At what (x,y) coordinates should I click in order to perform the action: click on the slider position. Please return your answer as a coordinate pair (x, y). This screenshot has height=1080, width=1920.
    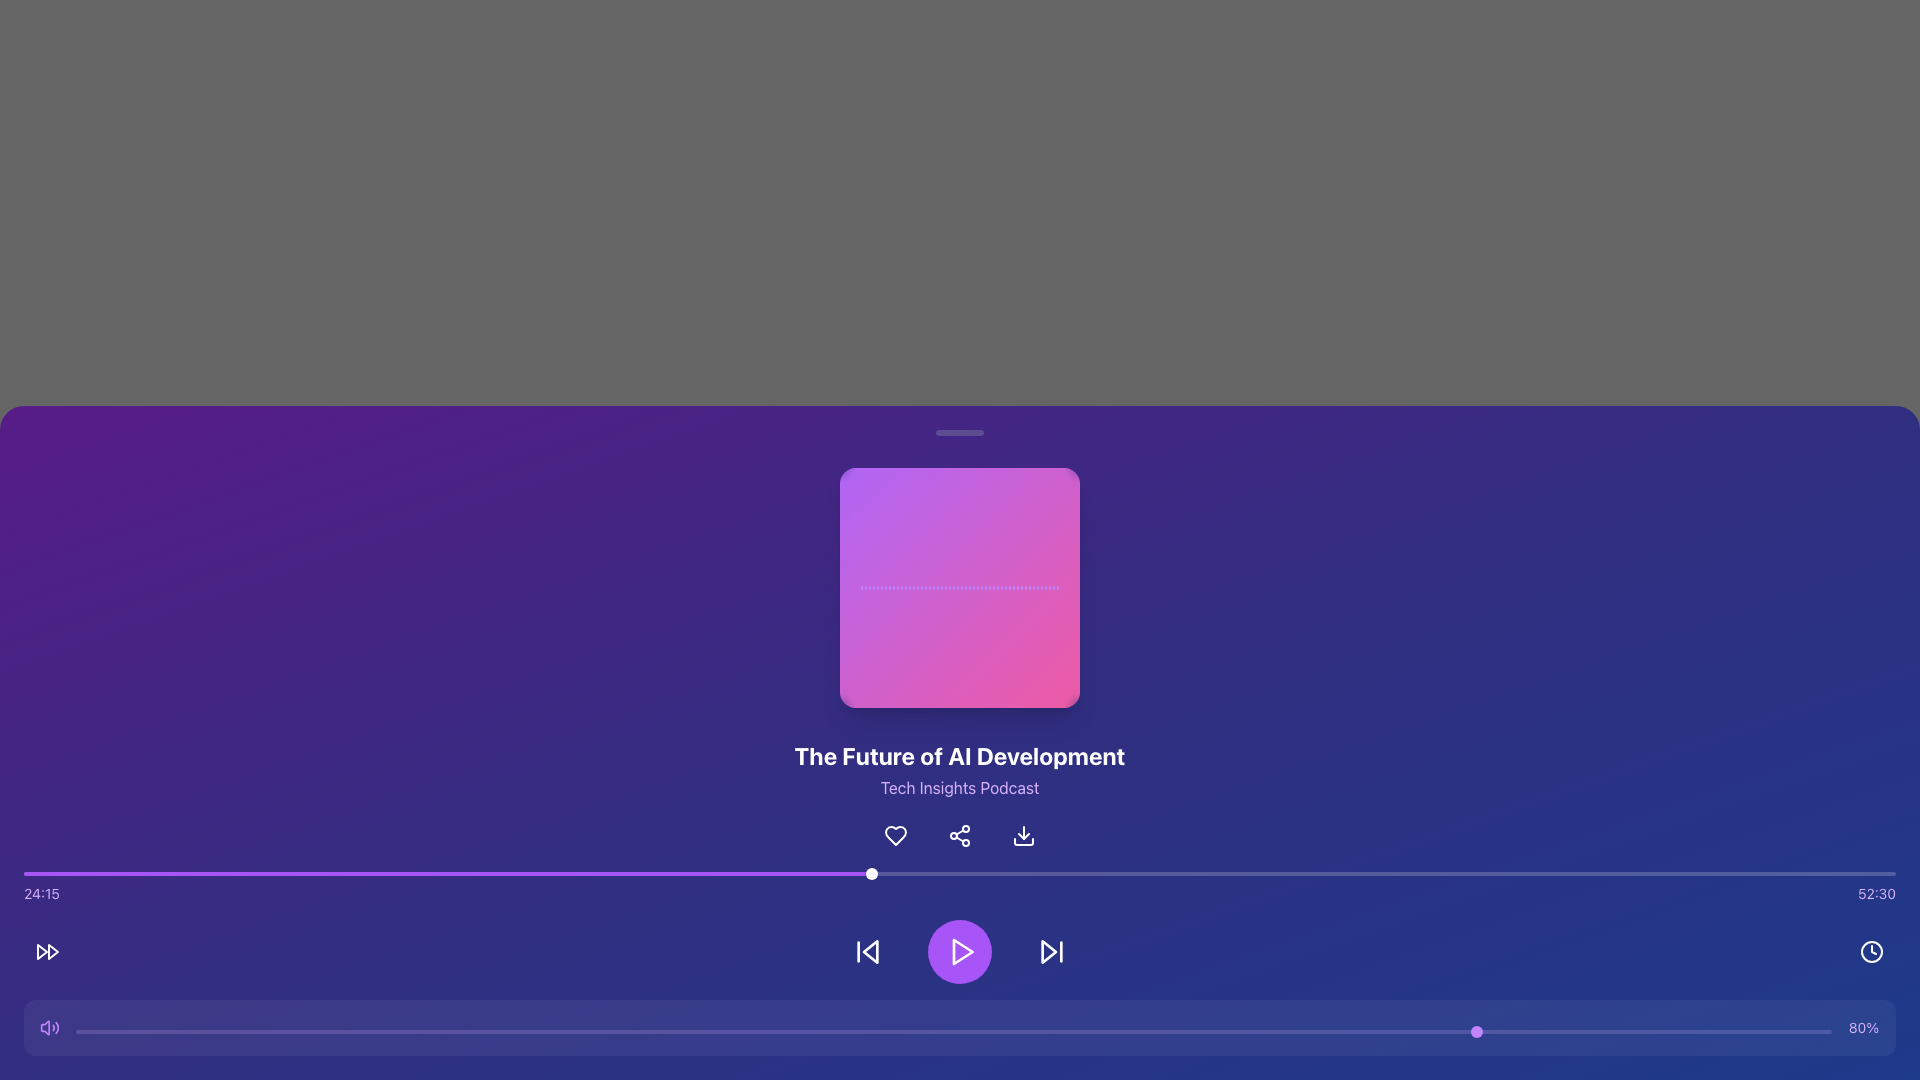
    Looking at the image, I should click on (989, 1032).